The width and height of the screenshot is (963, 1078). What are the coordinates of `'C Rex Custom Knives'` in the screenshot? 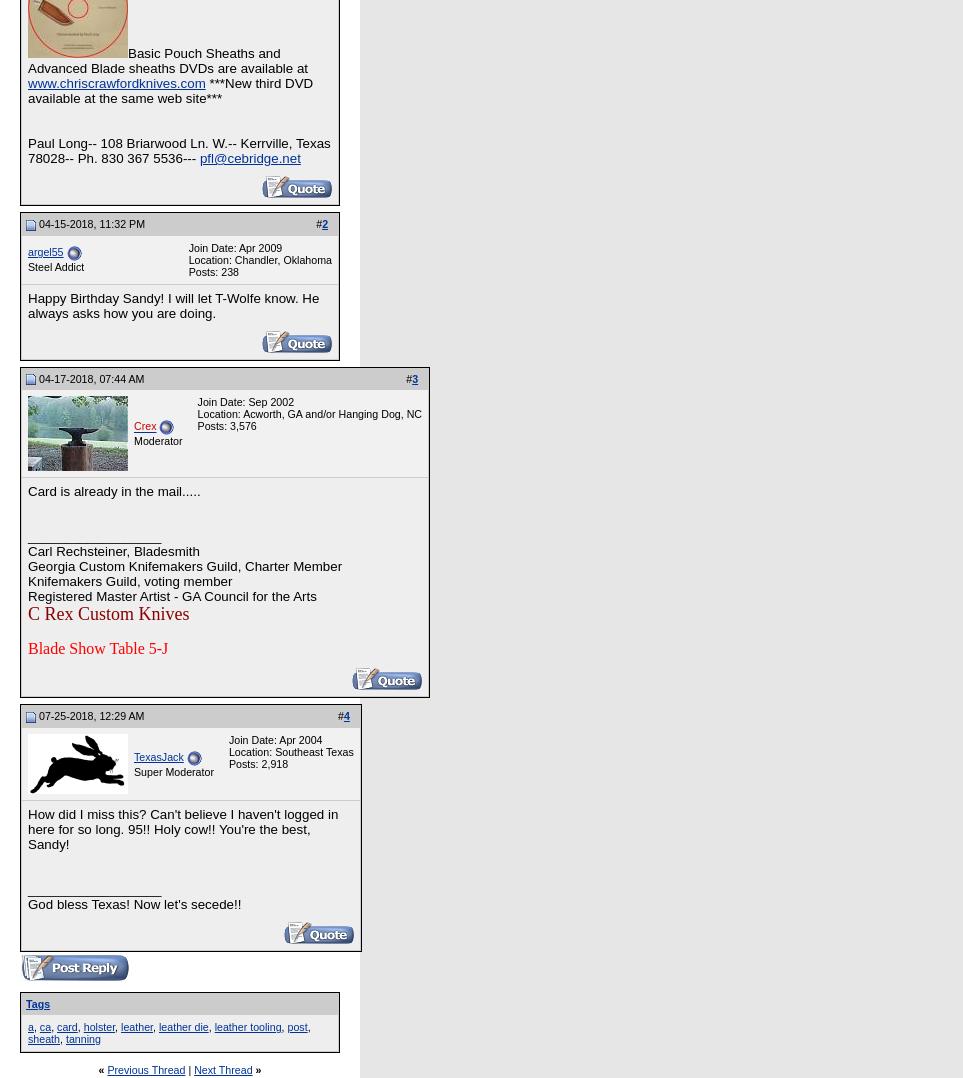 It's located at (107, 614).